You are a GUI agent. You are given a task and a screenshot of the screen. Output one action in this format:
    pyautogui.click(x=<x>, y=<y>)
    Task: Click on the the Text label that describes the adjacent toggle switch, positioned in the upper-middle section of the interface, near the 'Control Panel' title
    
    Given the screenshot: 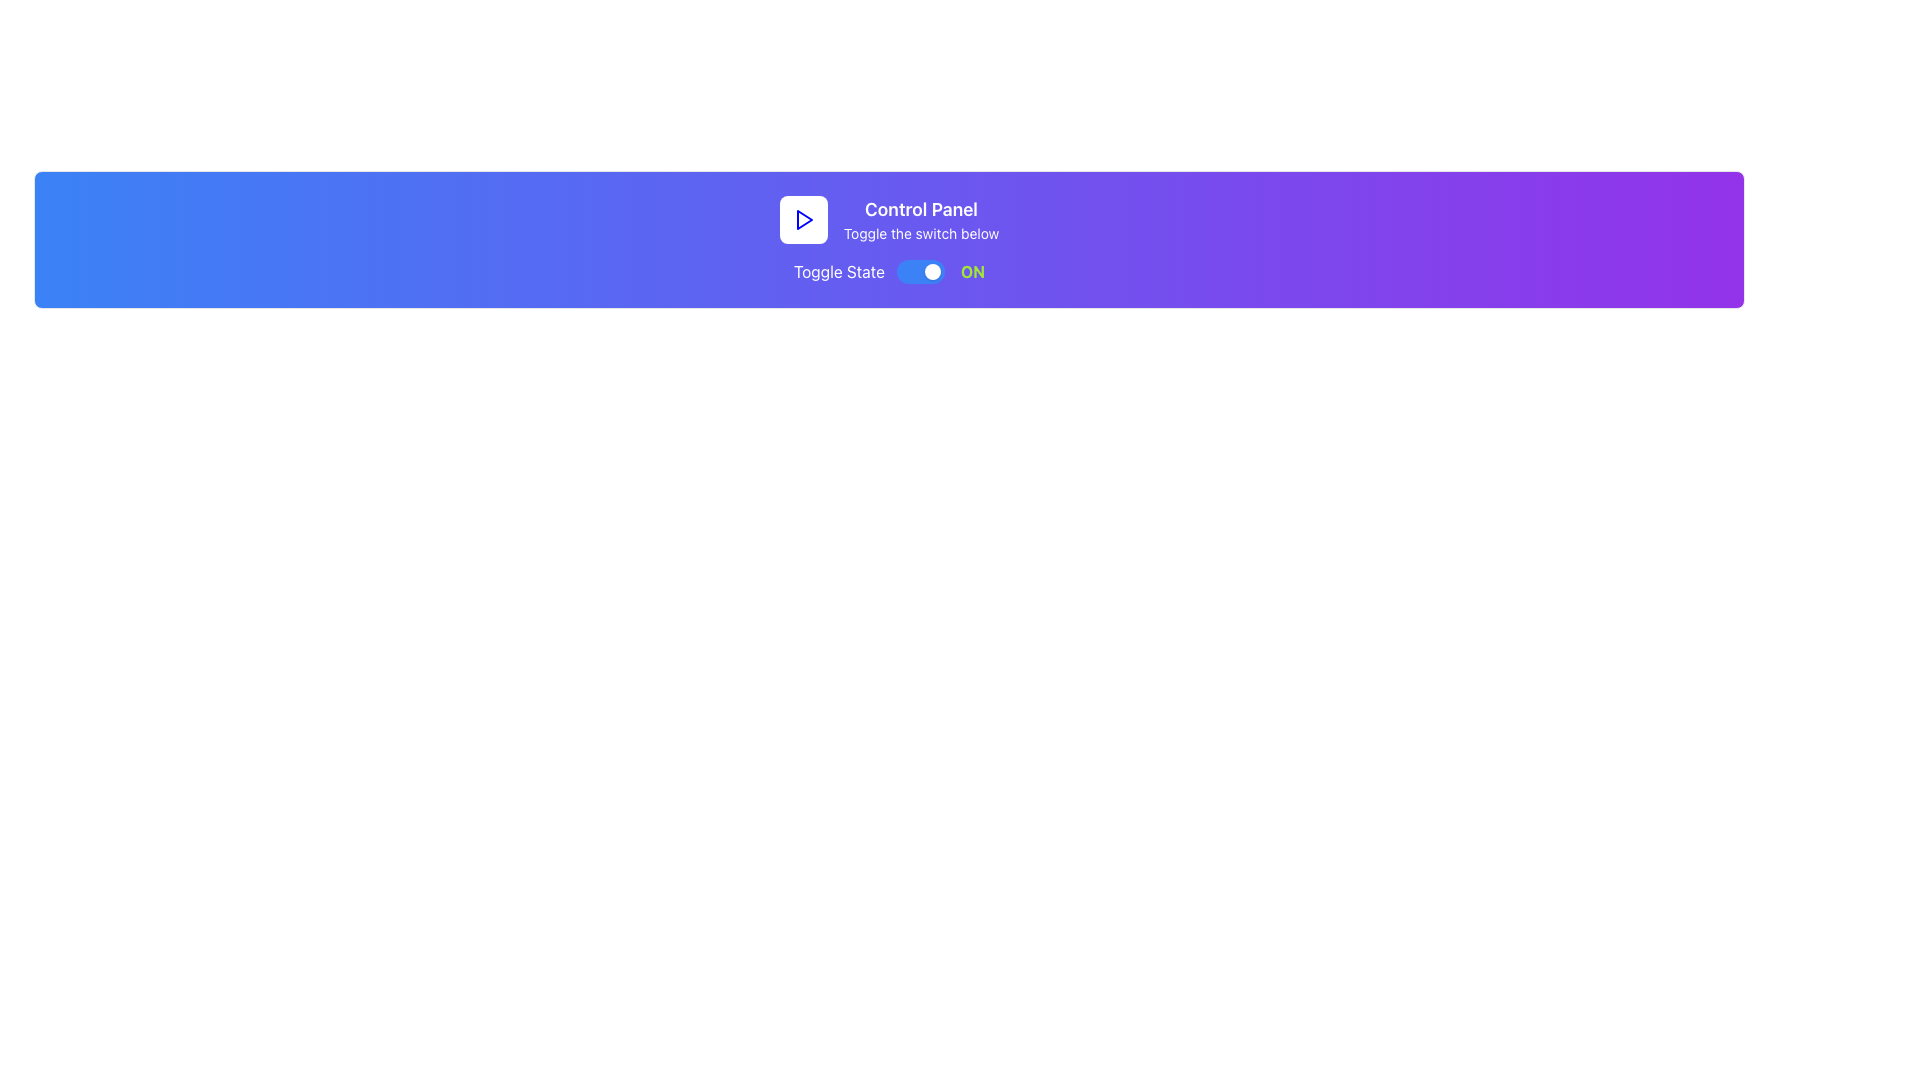 What is the action you would take?
    pyautogui.click(x=839, y=272)
    